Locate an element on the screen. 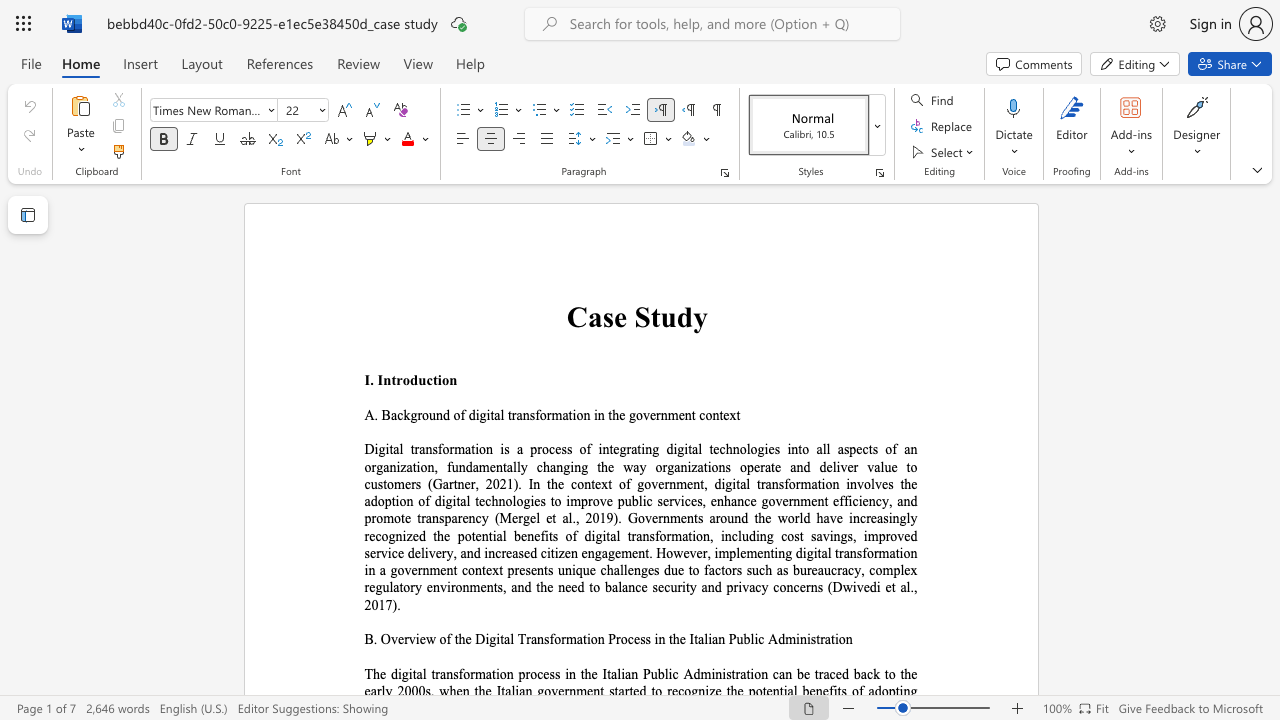 The height and width of the screenshot is (720, 1280). the 1th character "e" in the text is located at coordinates (619, 316).